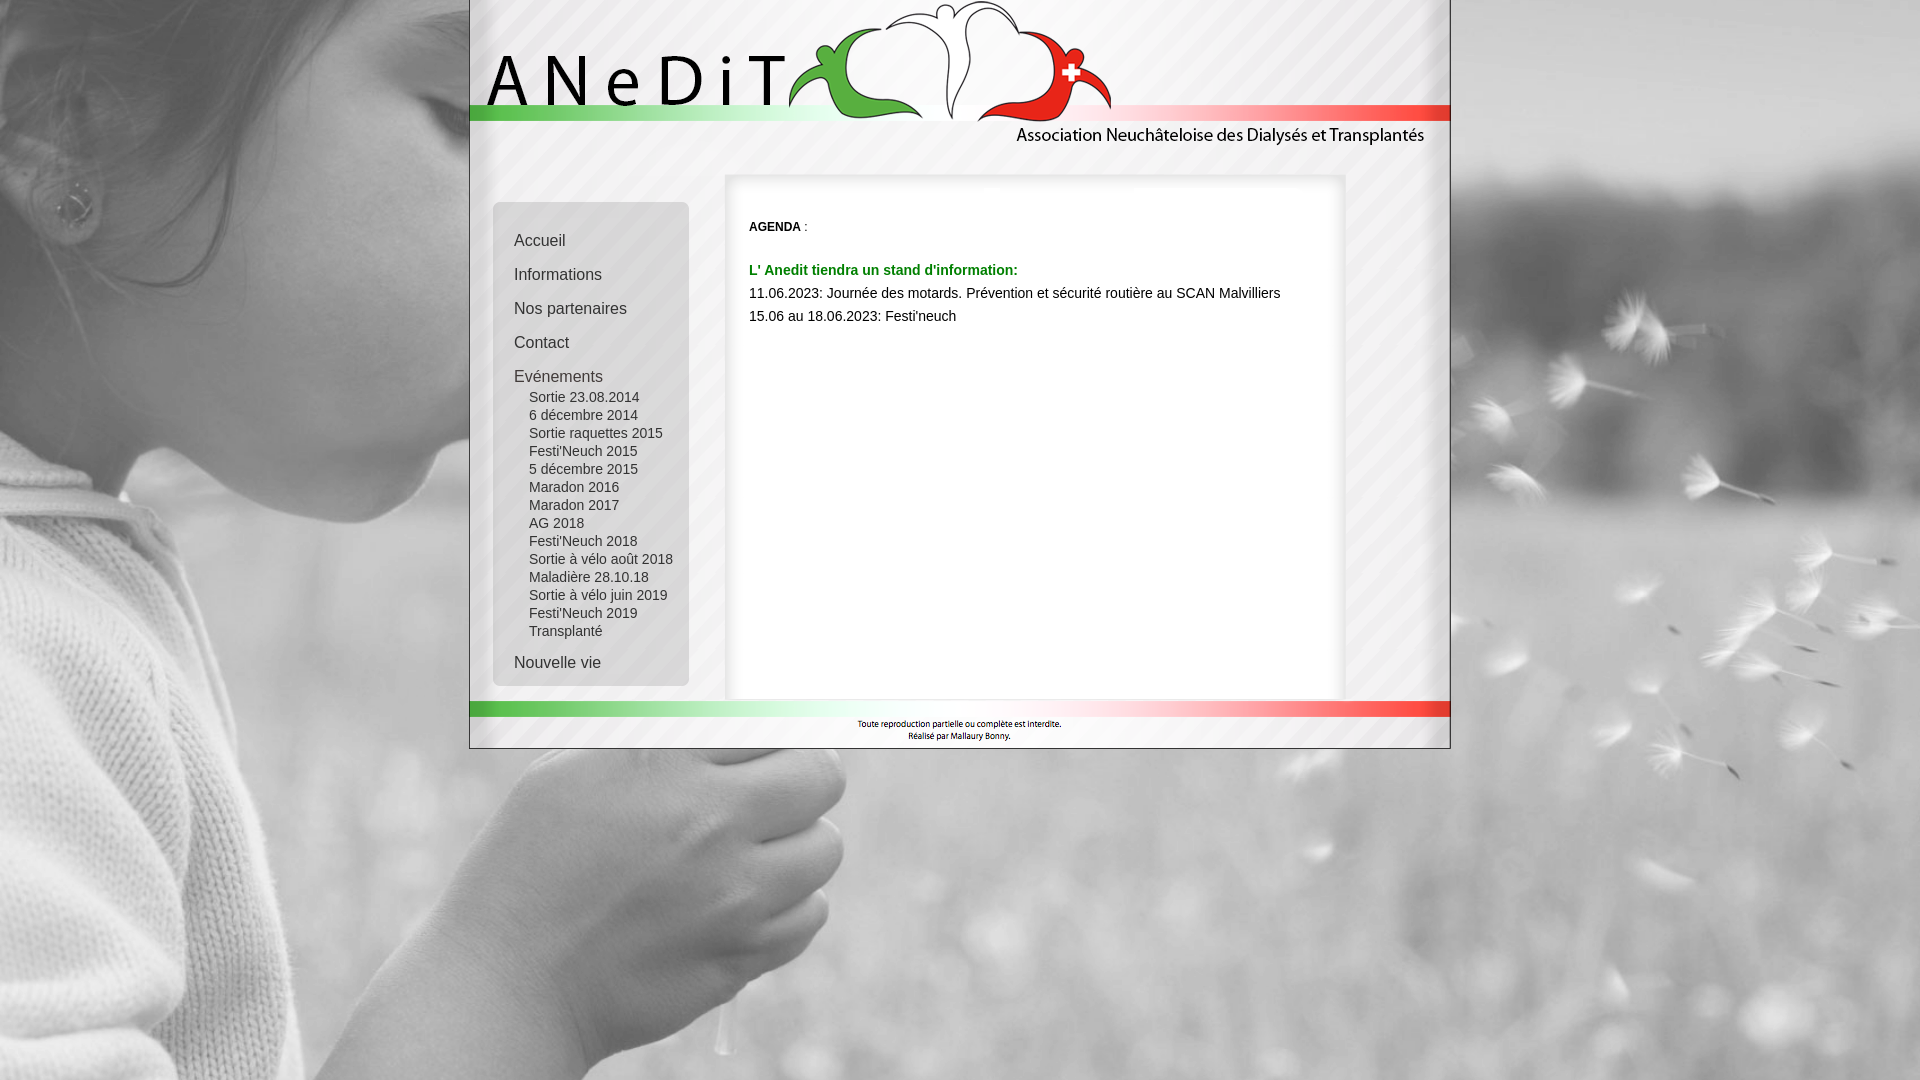  Describe the element at coordinates (603, 656) in the screenshot. I see `'Nouvelle vie'` at that location.